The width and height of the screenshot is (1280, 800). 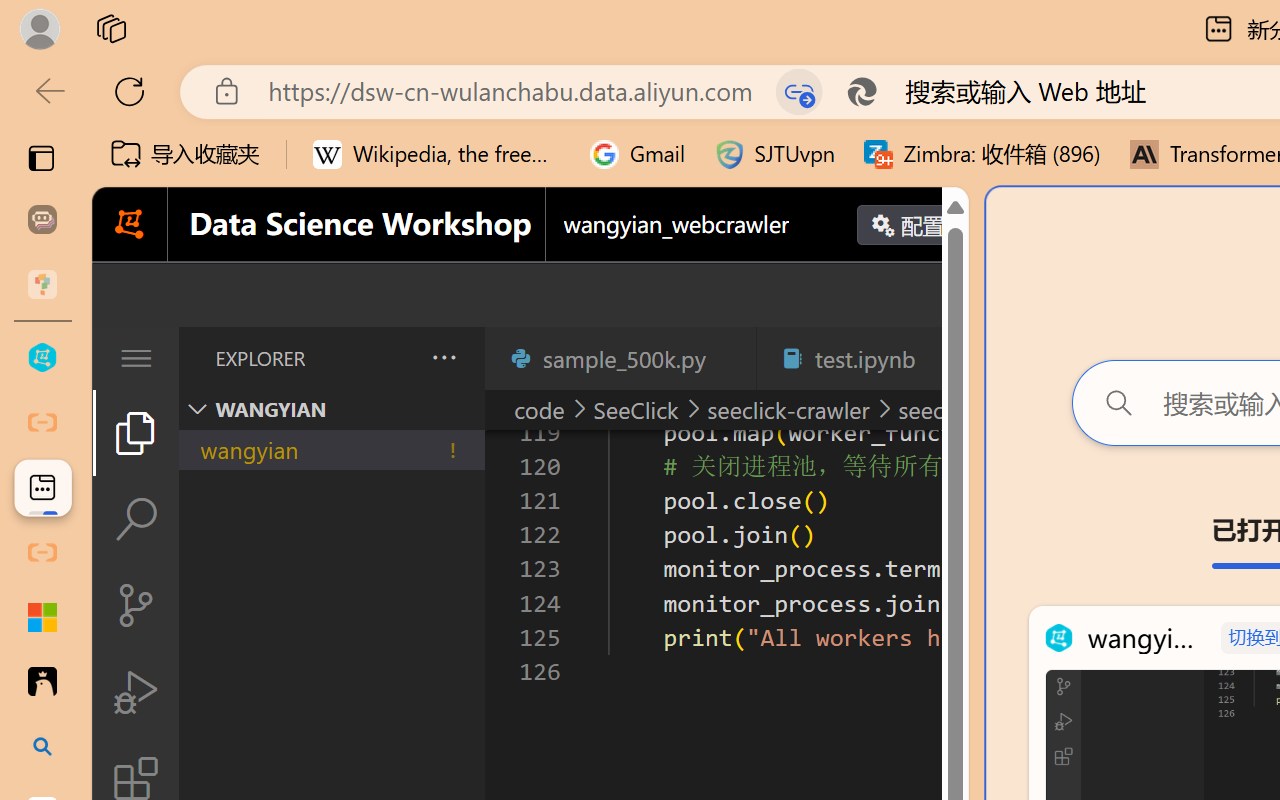 I want to click on 'Explorer (Ctrl+Shift+E)', so click(x=134, y=432).